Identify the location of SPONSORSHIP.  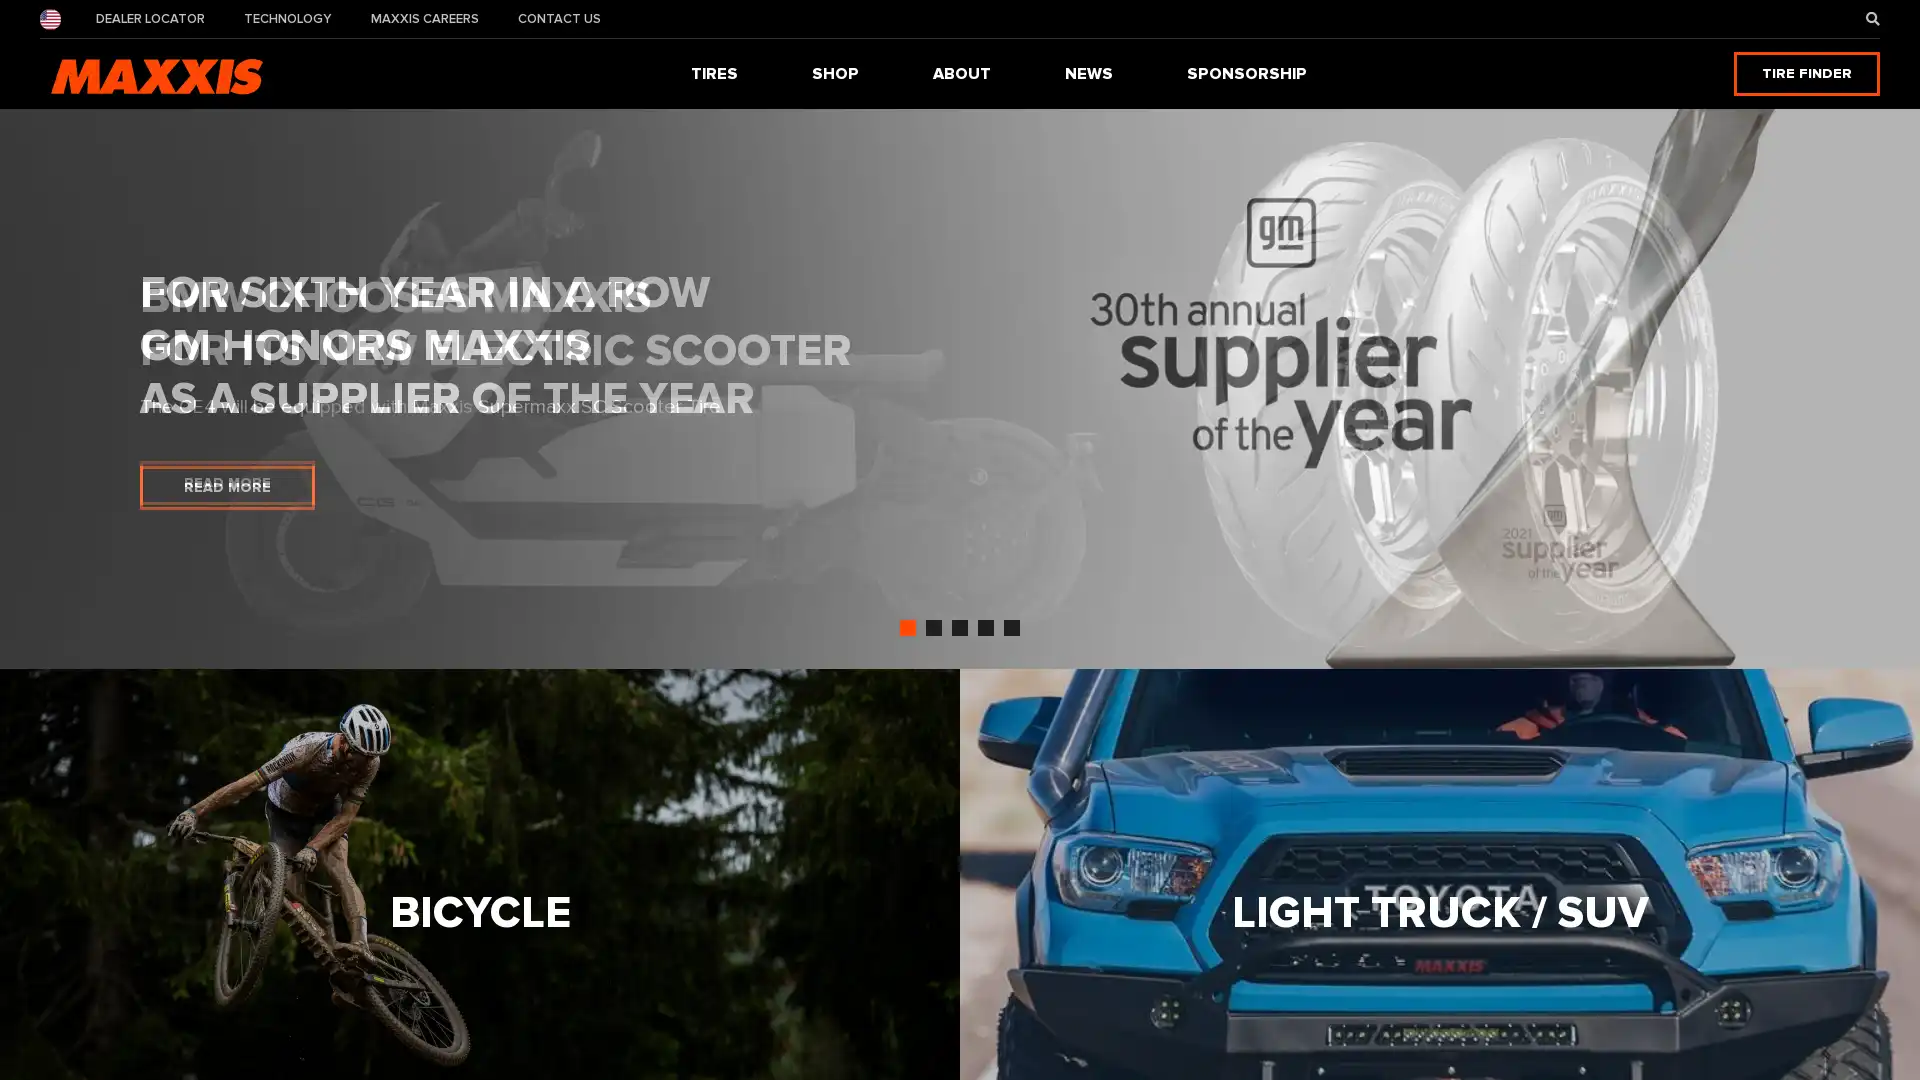
(1246, 72).